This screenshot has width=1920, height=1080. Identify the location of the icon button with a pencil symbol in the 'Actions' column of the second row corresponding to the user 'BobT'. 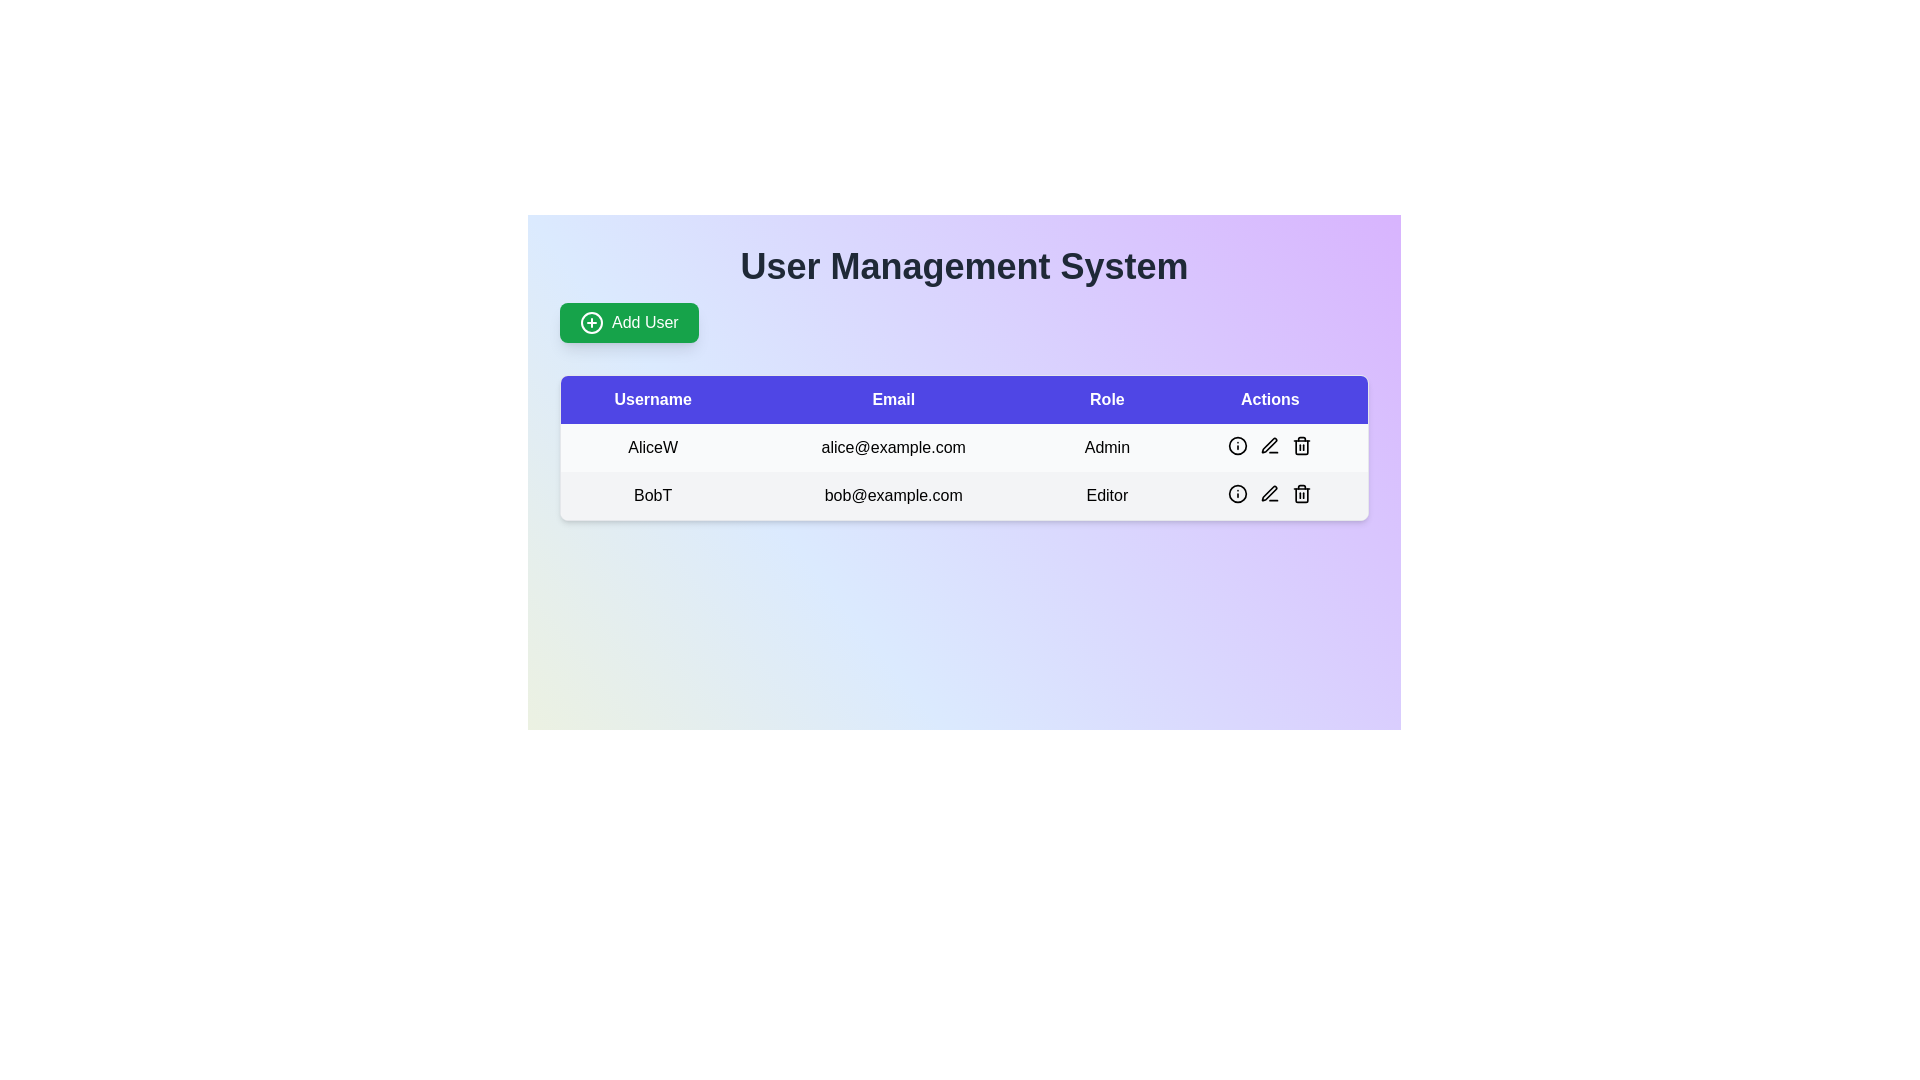
(1269, 493).